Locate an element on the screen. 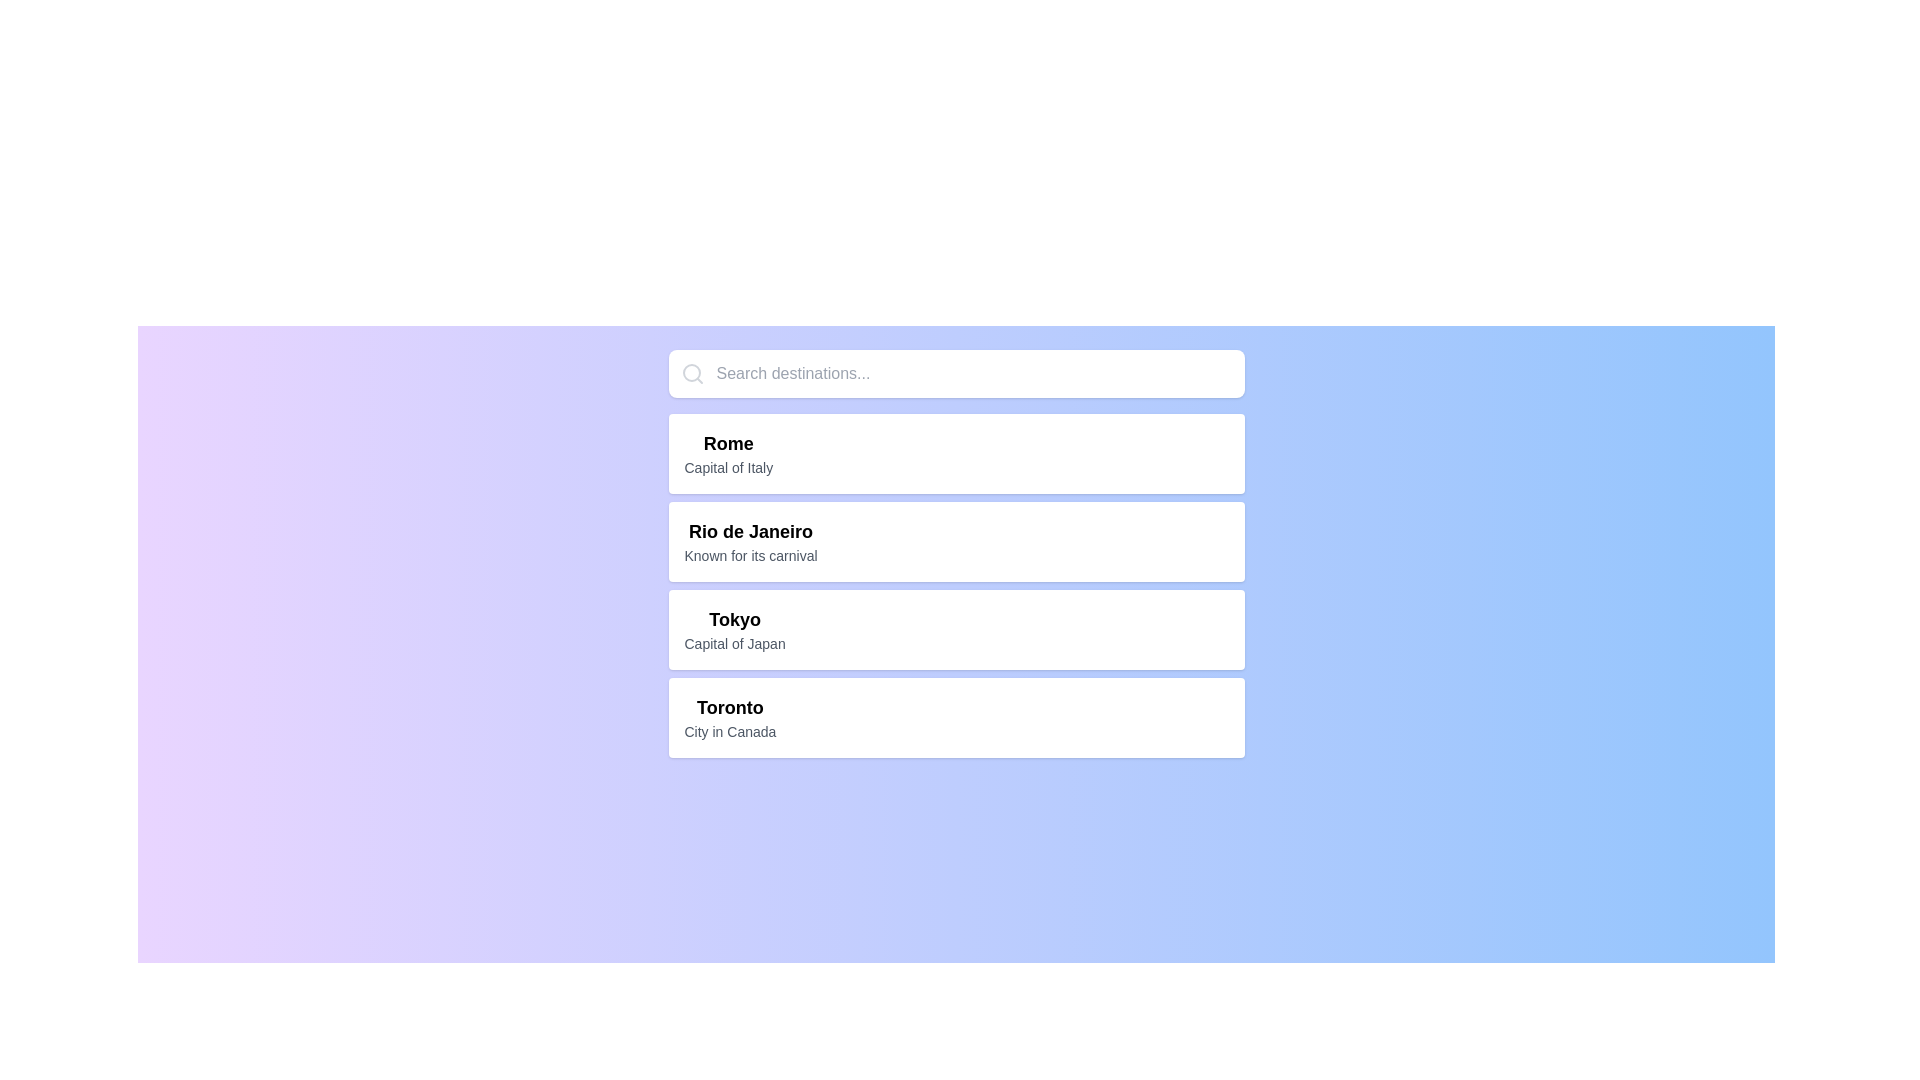 Image resolution: width=1920 pixels, height=1080 pixels. the second interactive card in the list that provides details about 'Rio de Janeiro' is located at coordinates (955, 542).